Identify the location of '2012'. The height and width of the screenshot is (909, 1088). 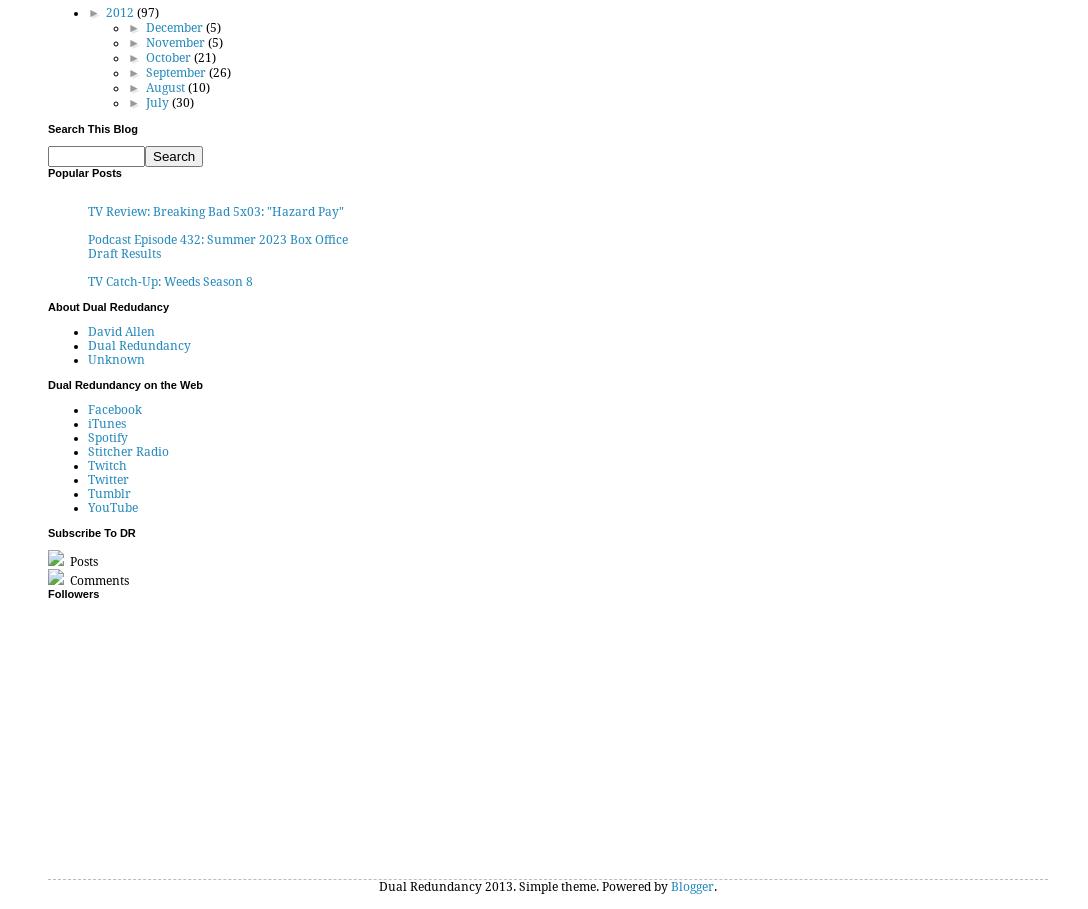
(120, 11).